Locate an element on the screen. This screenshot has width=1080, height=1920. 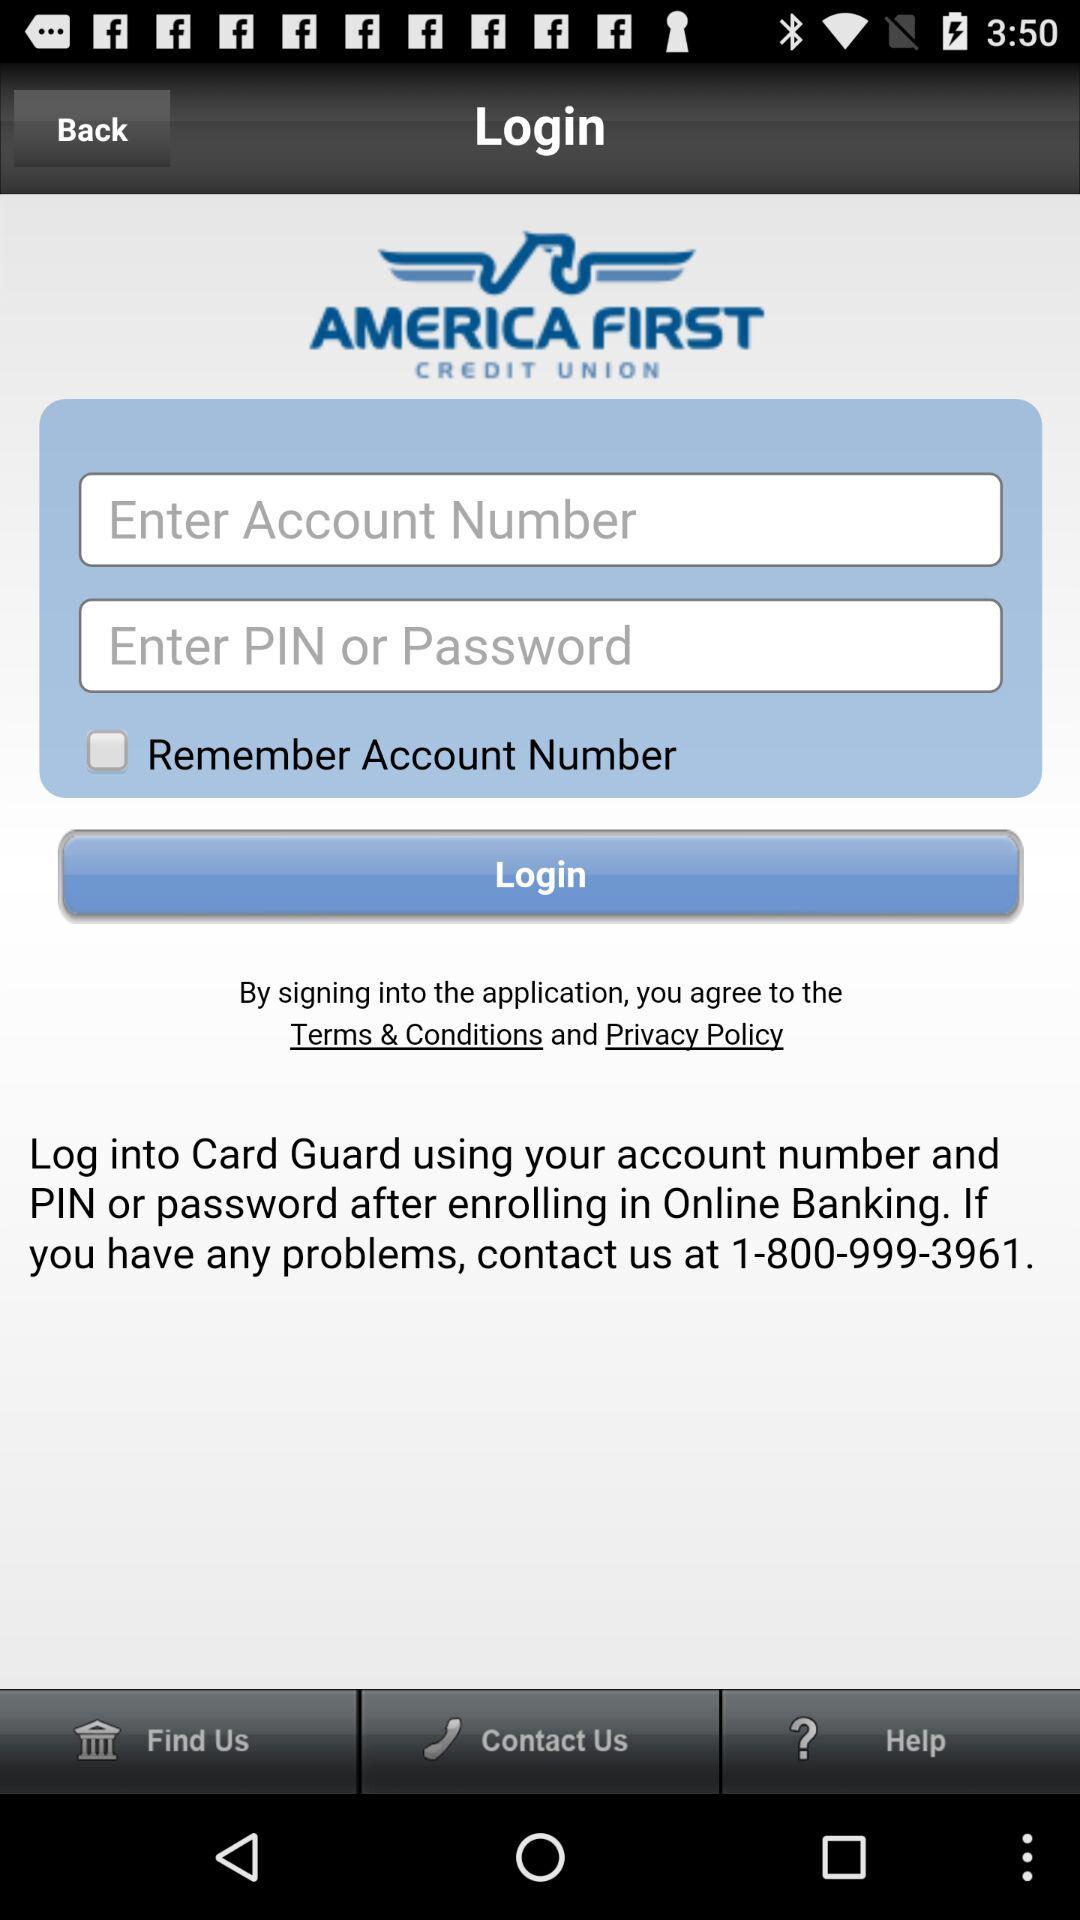
credit union login screen is located at coordinates (540, 940).